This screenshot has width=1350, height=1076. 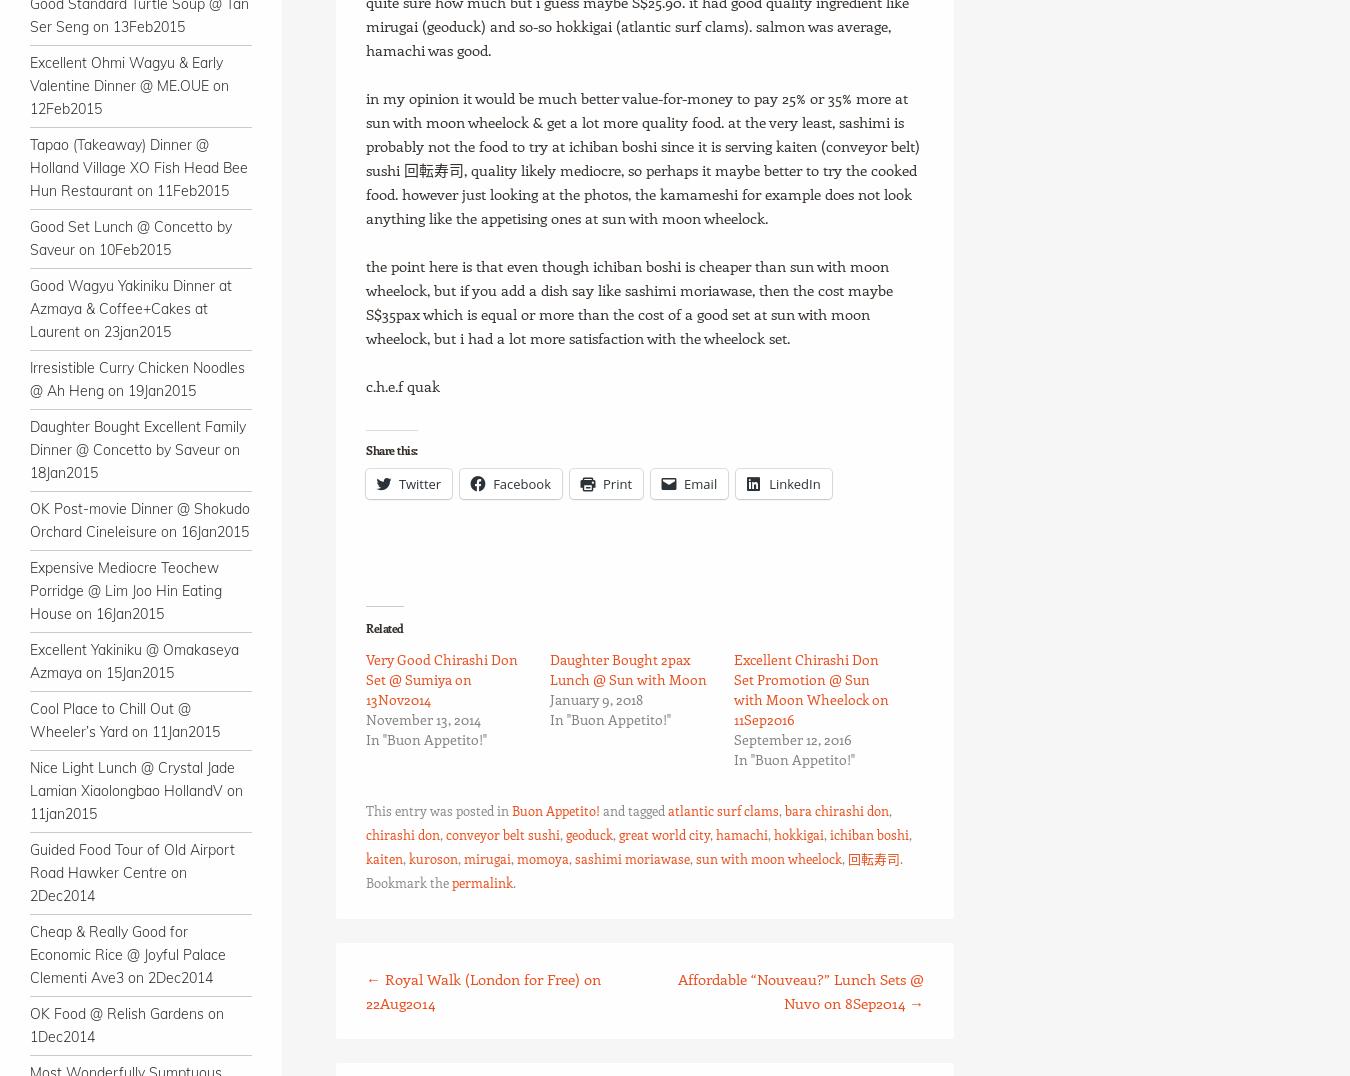 What do you see at coordinates (127, 1024) in the screenshot?
I see `'OK Food @ Relish Gardens on 1Dec2014'` at bounding box center [127, 1024].